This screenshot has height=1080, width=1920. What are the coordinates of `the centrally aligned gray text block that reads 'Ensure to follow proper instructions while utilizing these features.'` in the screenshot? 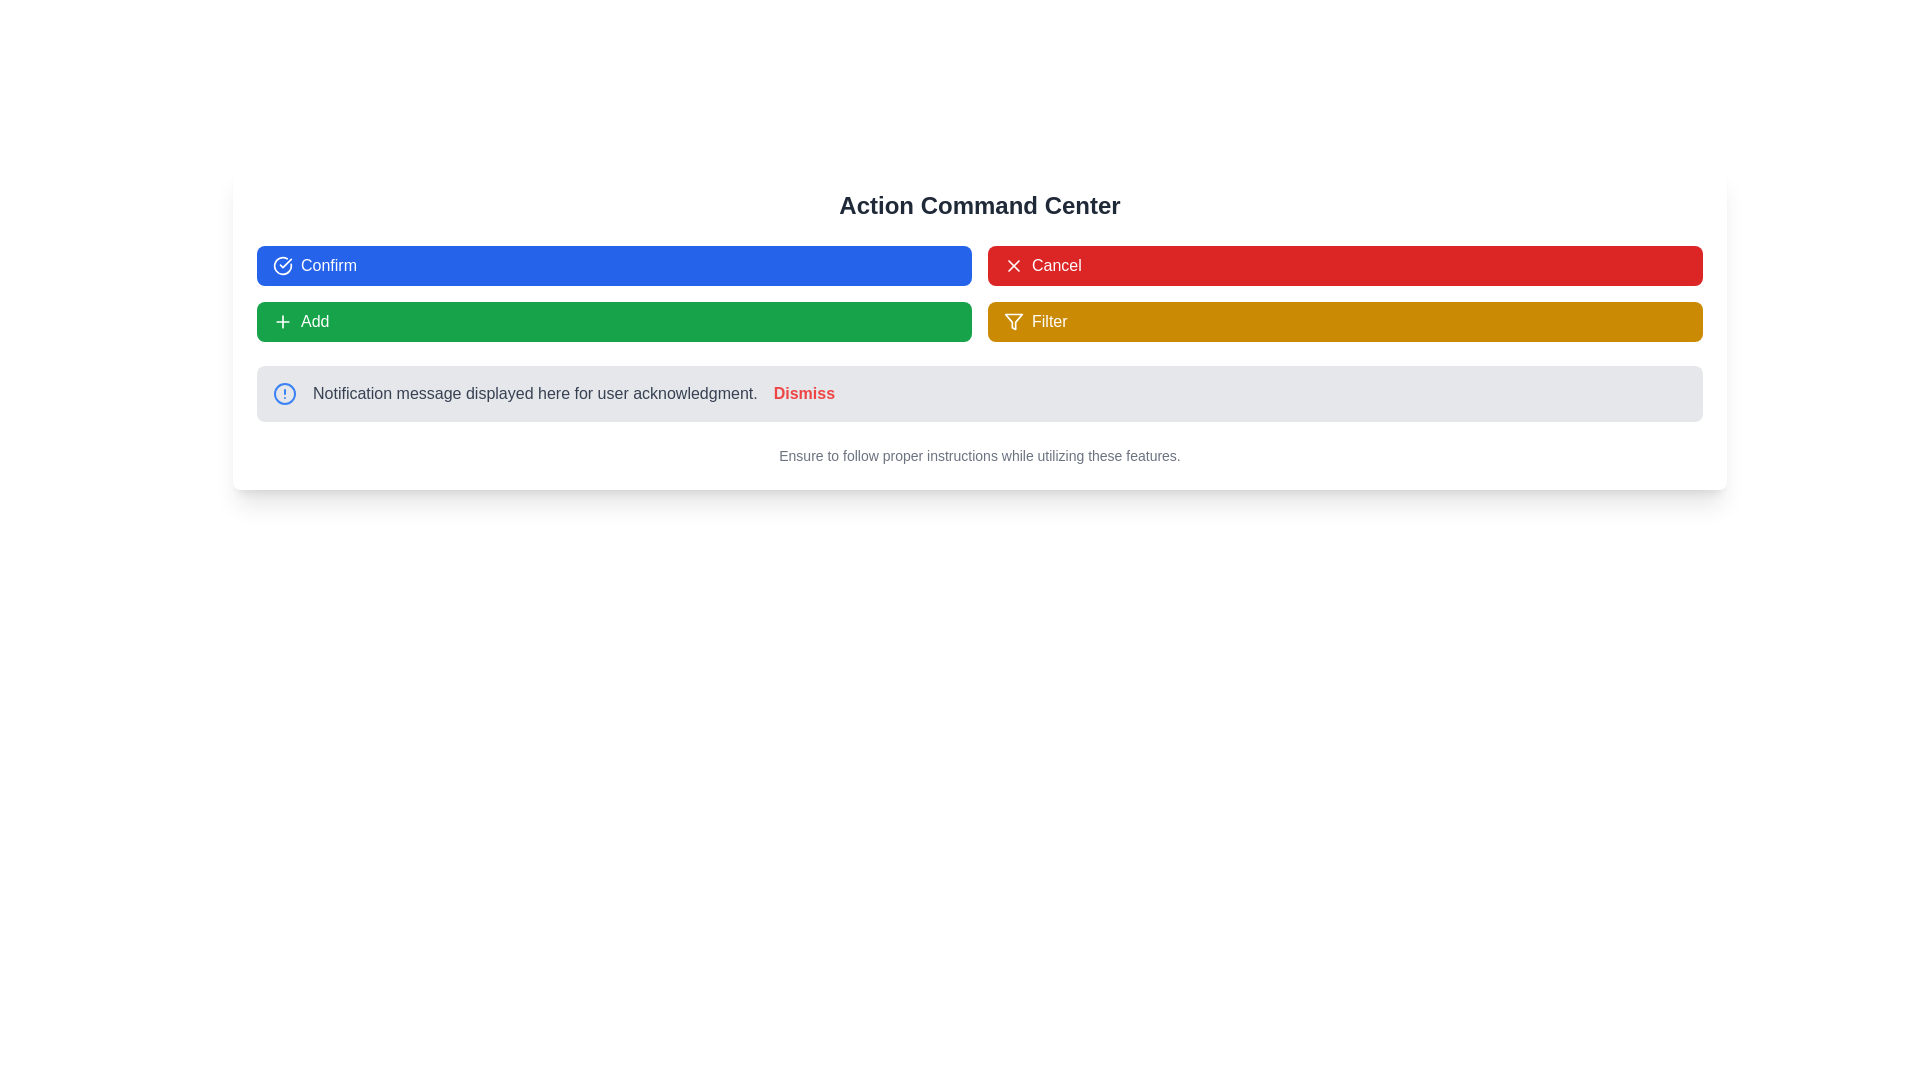 It's located at (979, 455).